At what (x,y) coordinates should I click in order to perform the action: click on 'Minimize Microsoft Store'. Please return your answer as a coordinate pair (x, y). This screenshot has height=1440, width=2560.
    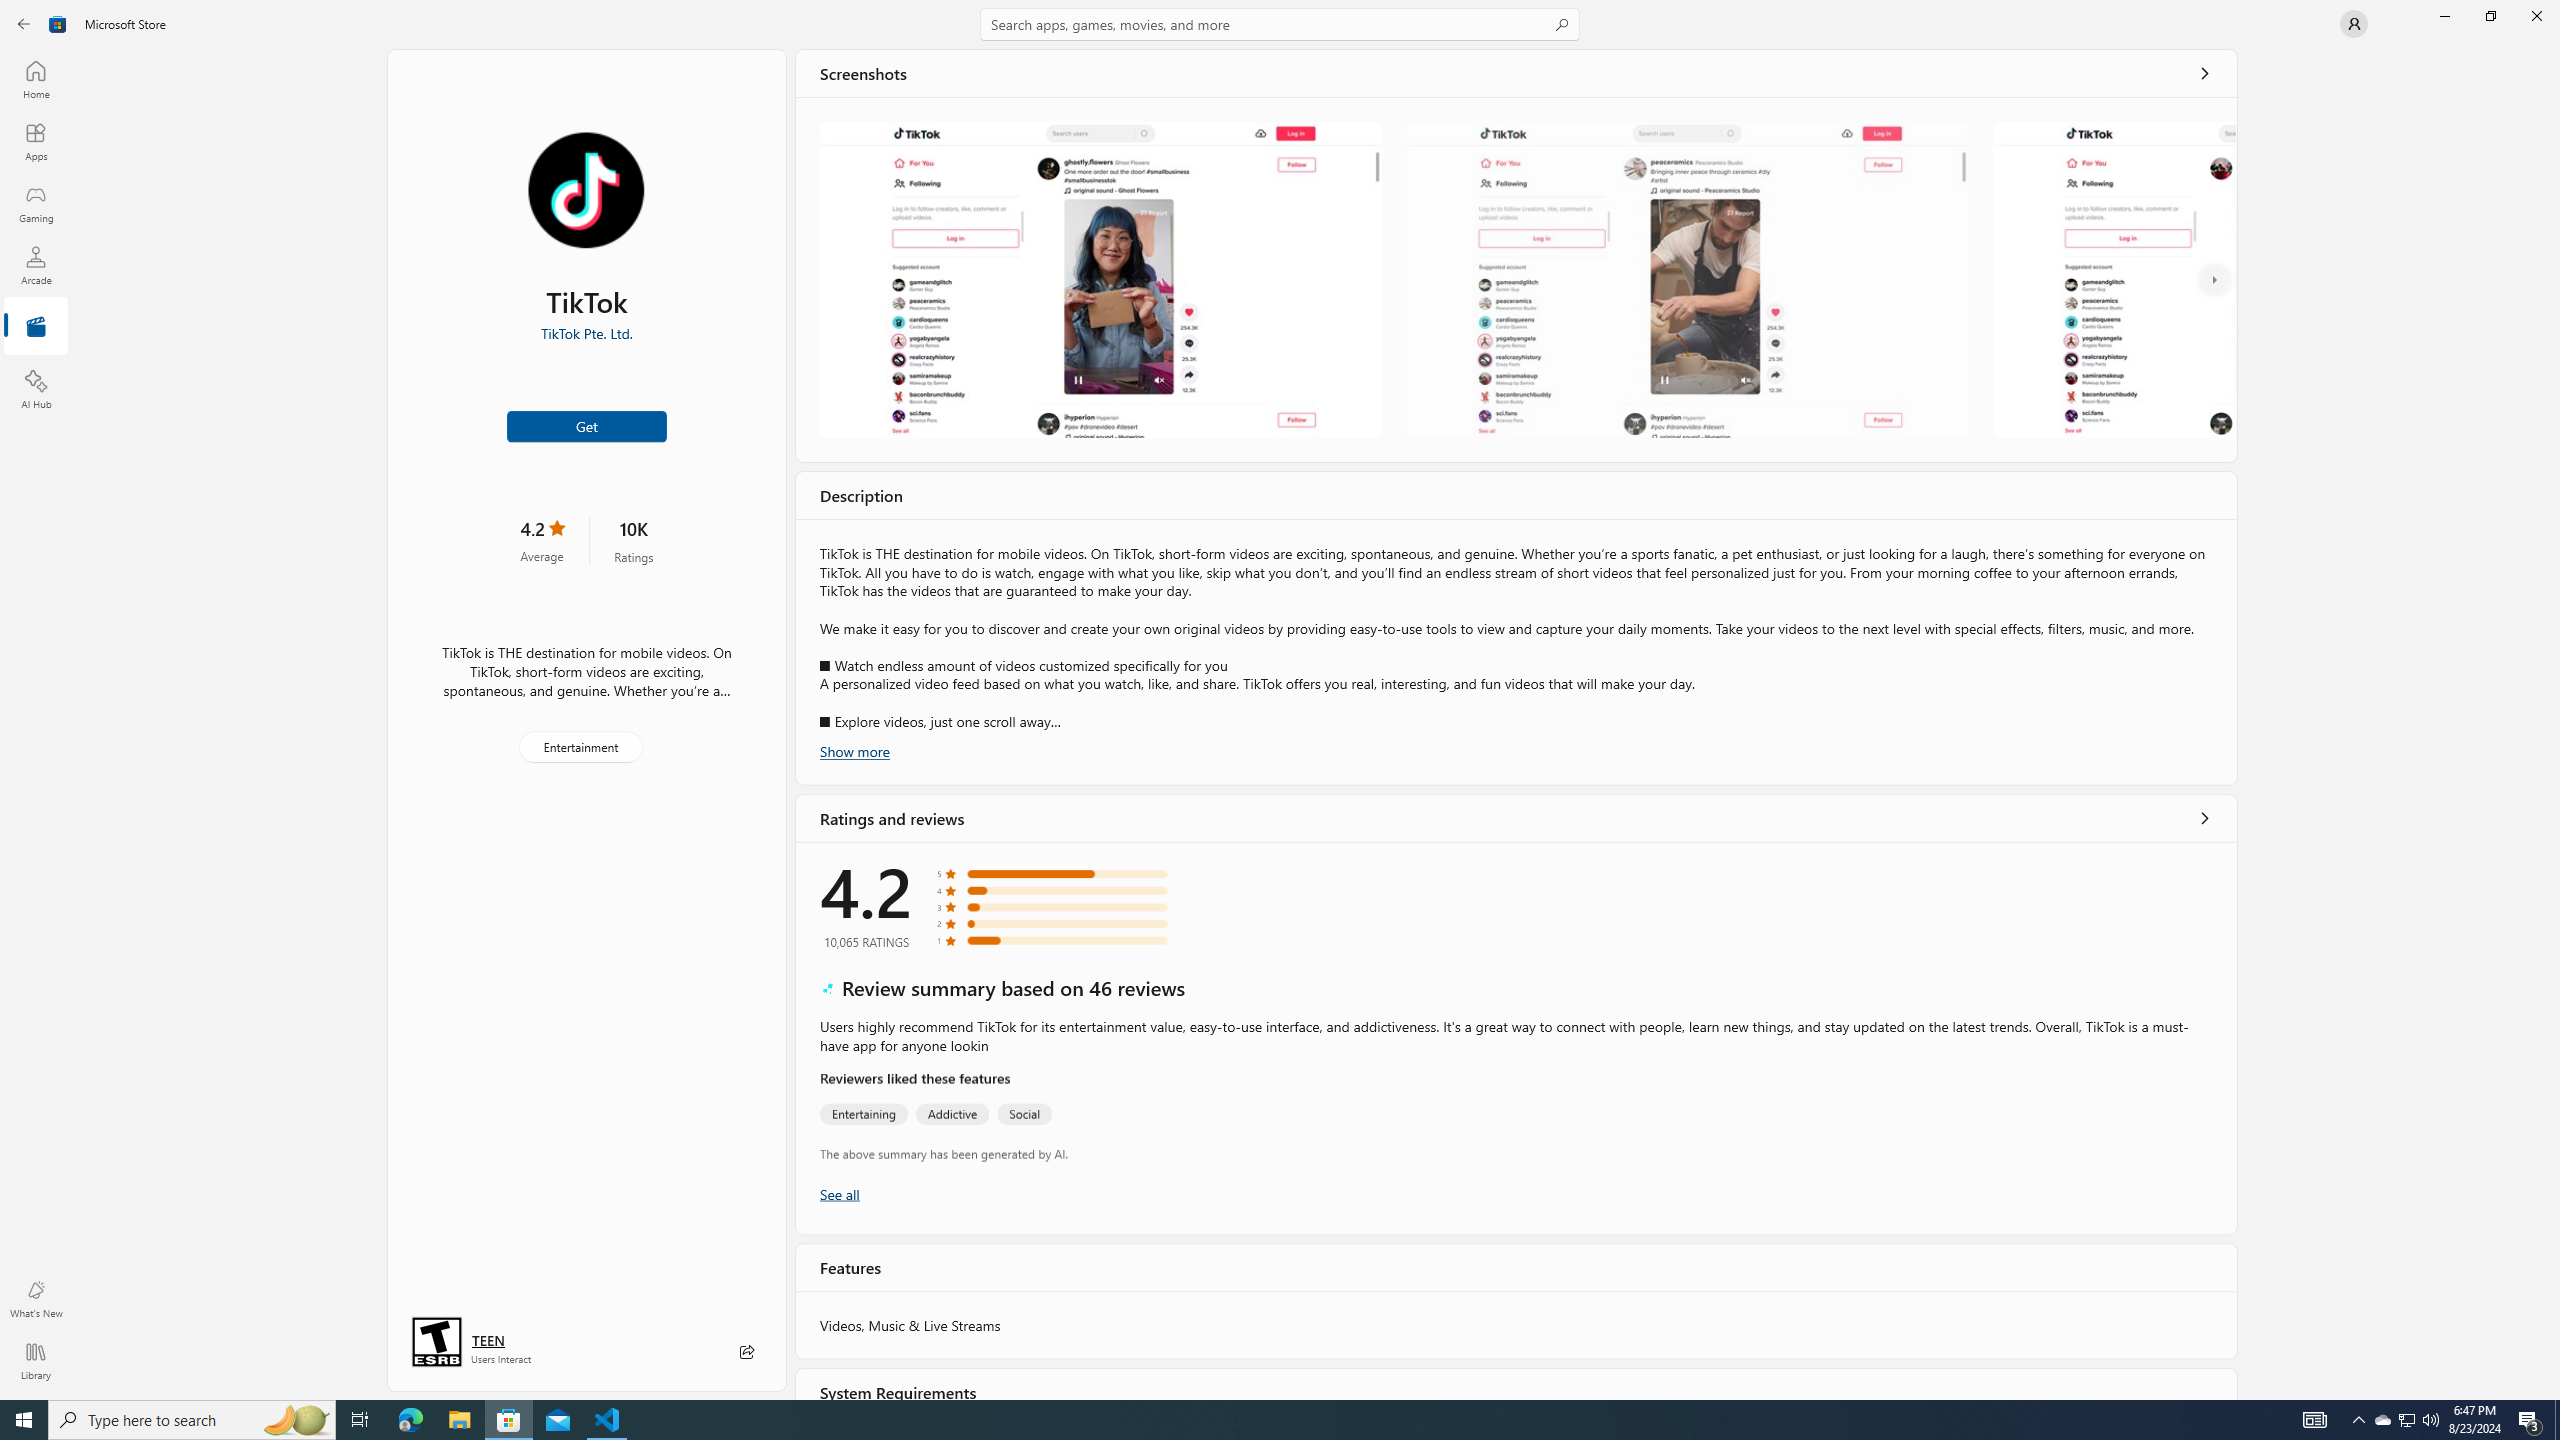
    Looking at the image, I should click on (2443, 15).